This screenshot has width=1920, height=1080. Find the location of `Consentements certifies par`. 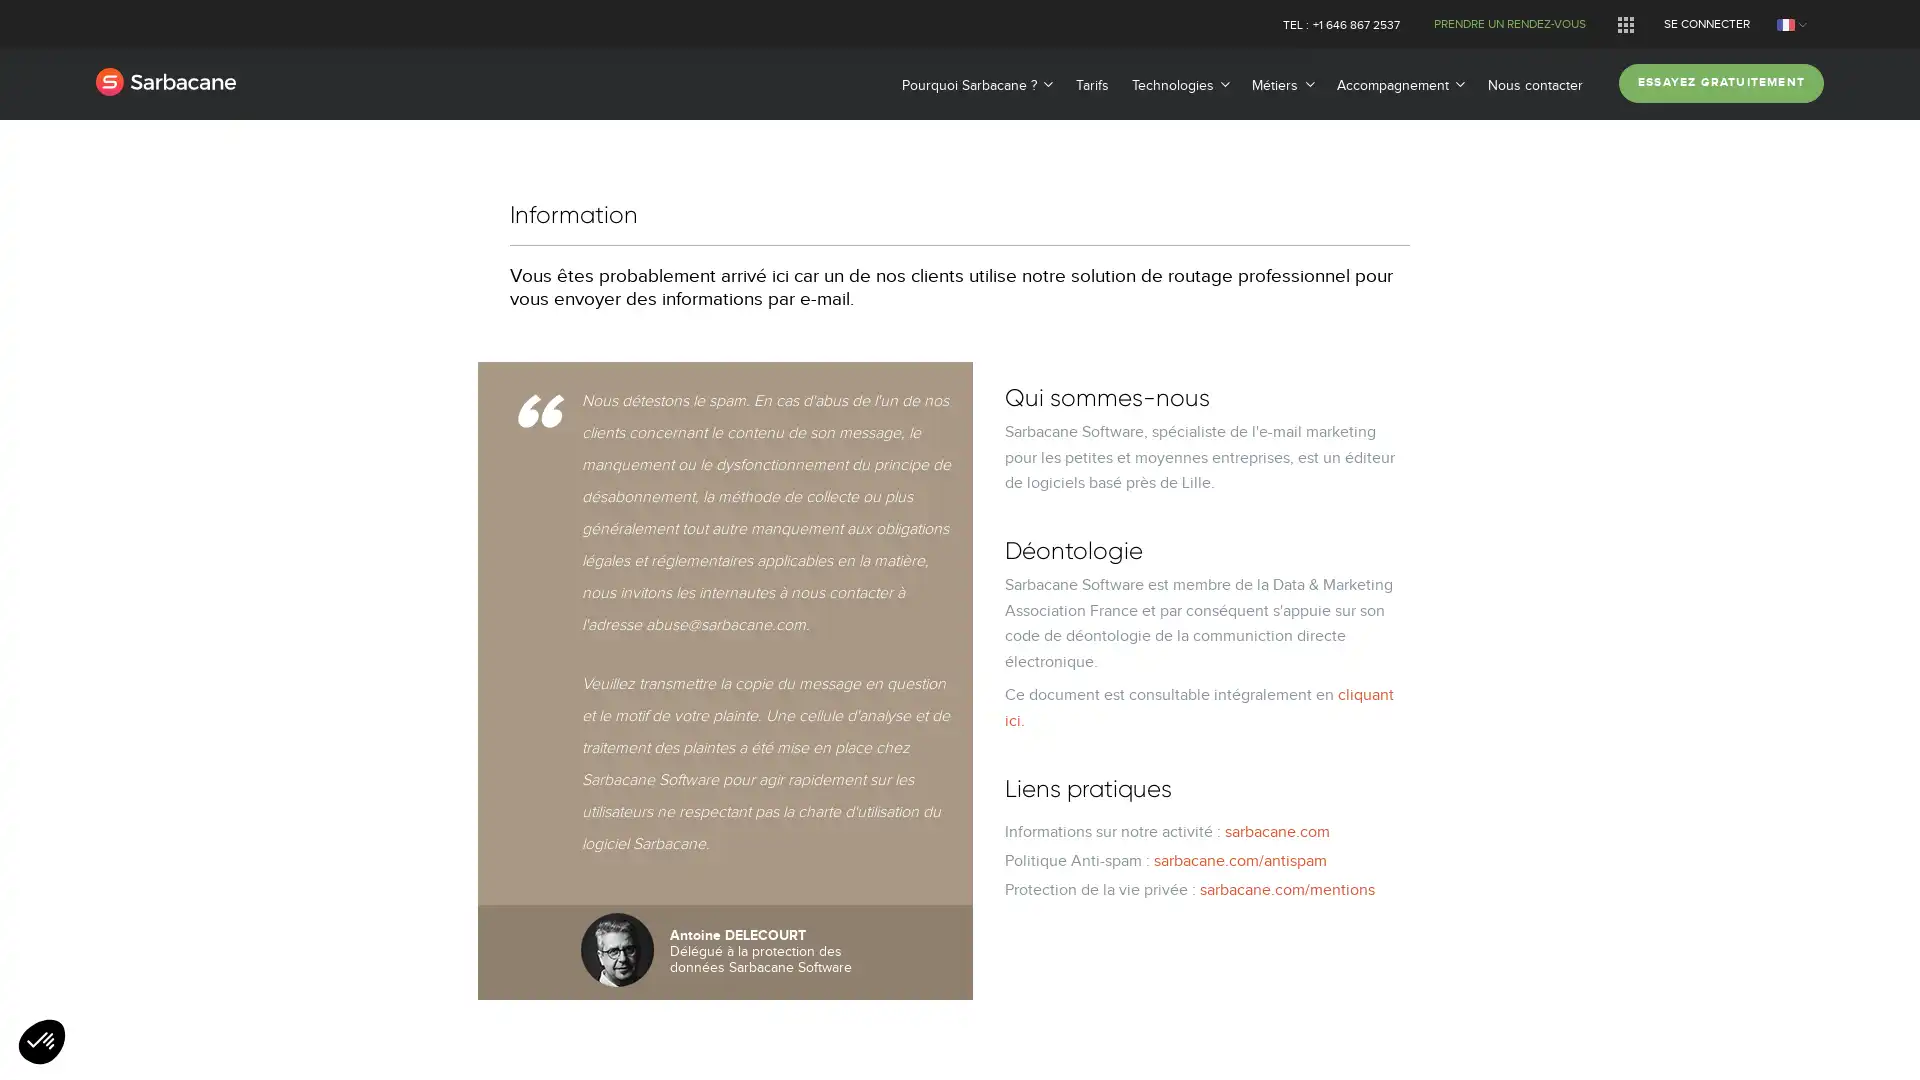

Consentements certifies par is located at coordinates (958, 641).